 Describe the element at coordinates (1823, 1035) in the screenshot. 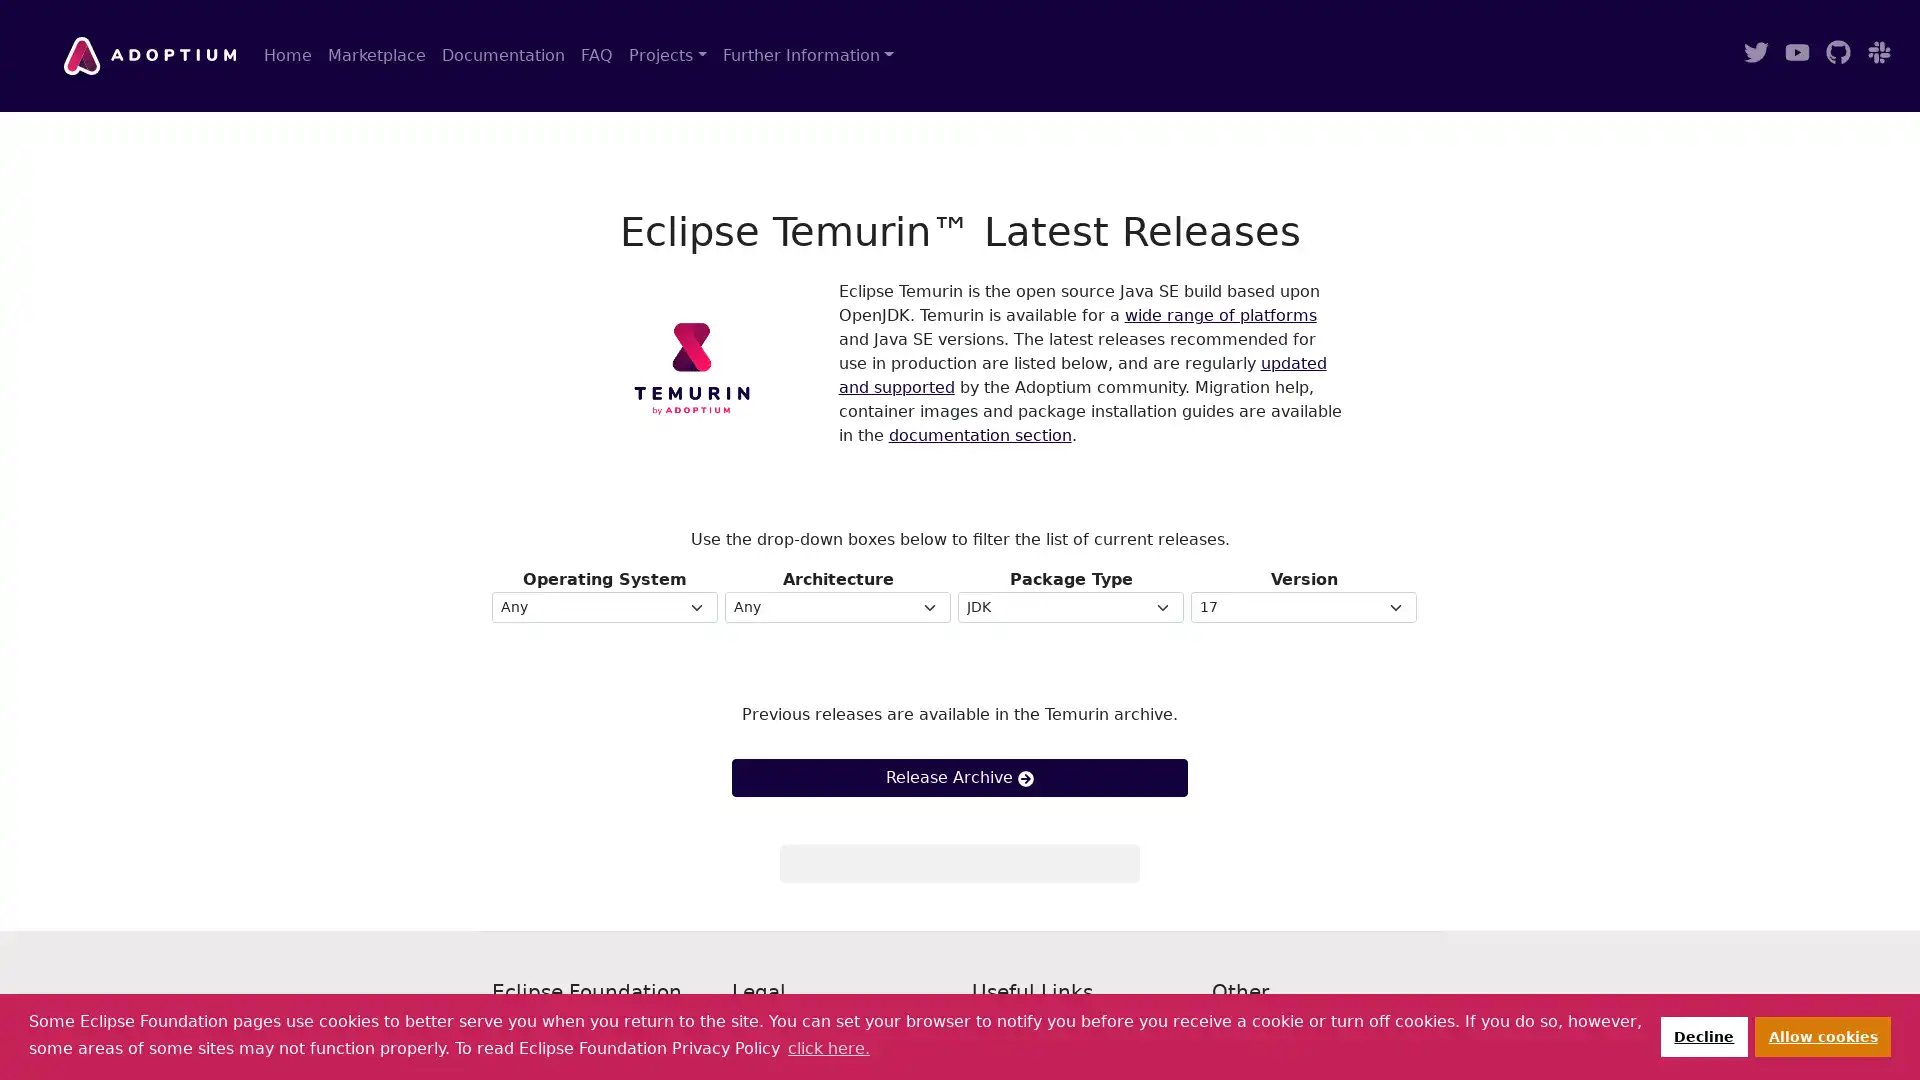

I see `allow cookies` at that location.